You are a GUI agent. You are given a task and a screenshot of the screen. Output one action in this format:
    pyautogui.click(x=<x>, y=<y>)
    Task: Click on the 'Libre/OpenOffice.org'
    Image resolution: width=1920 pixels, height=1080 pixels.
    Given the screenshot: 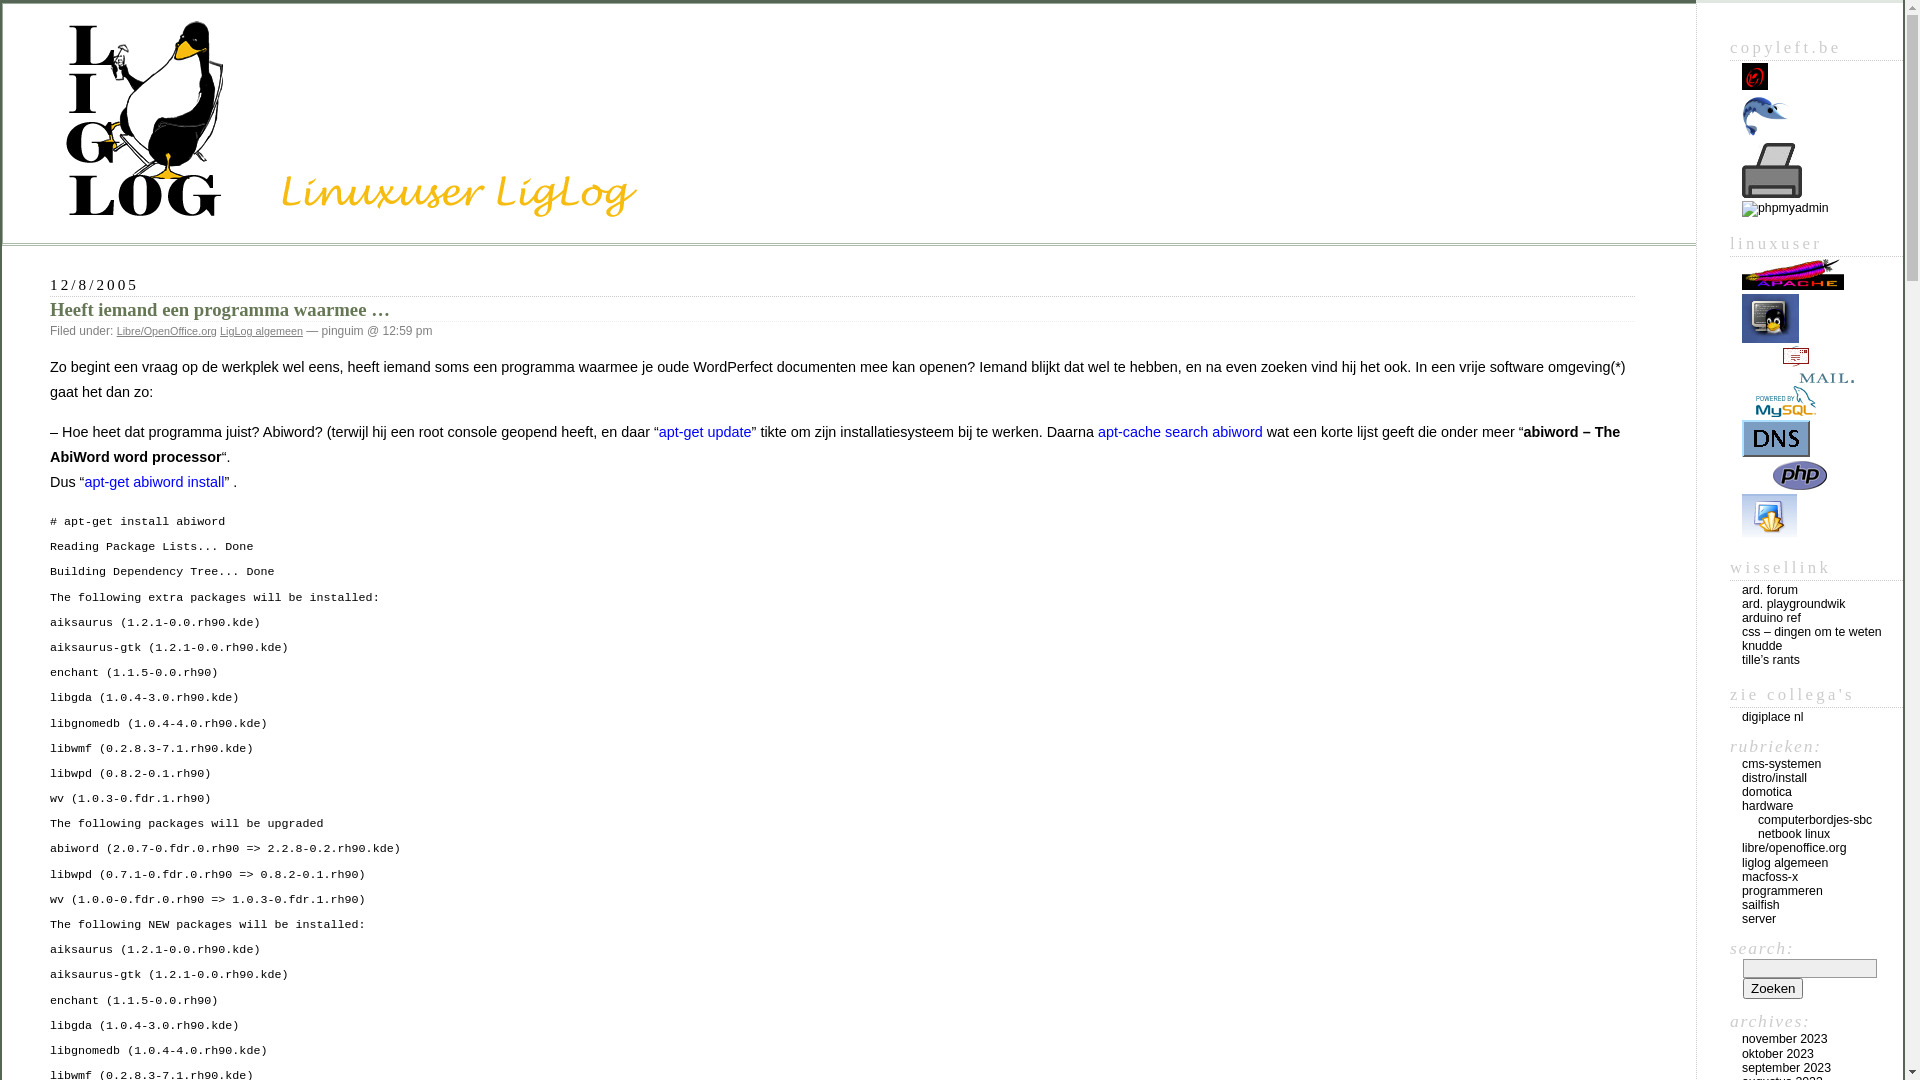 What is the action you would take?
    pyautogui.click(x=167, y=330)
    